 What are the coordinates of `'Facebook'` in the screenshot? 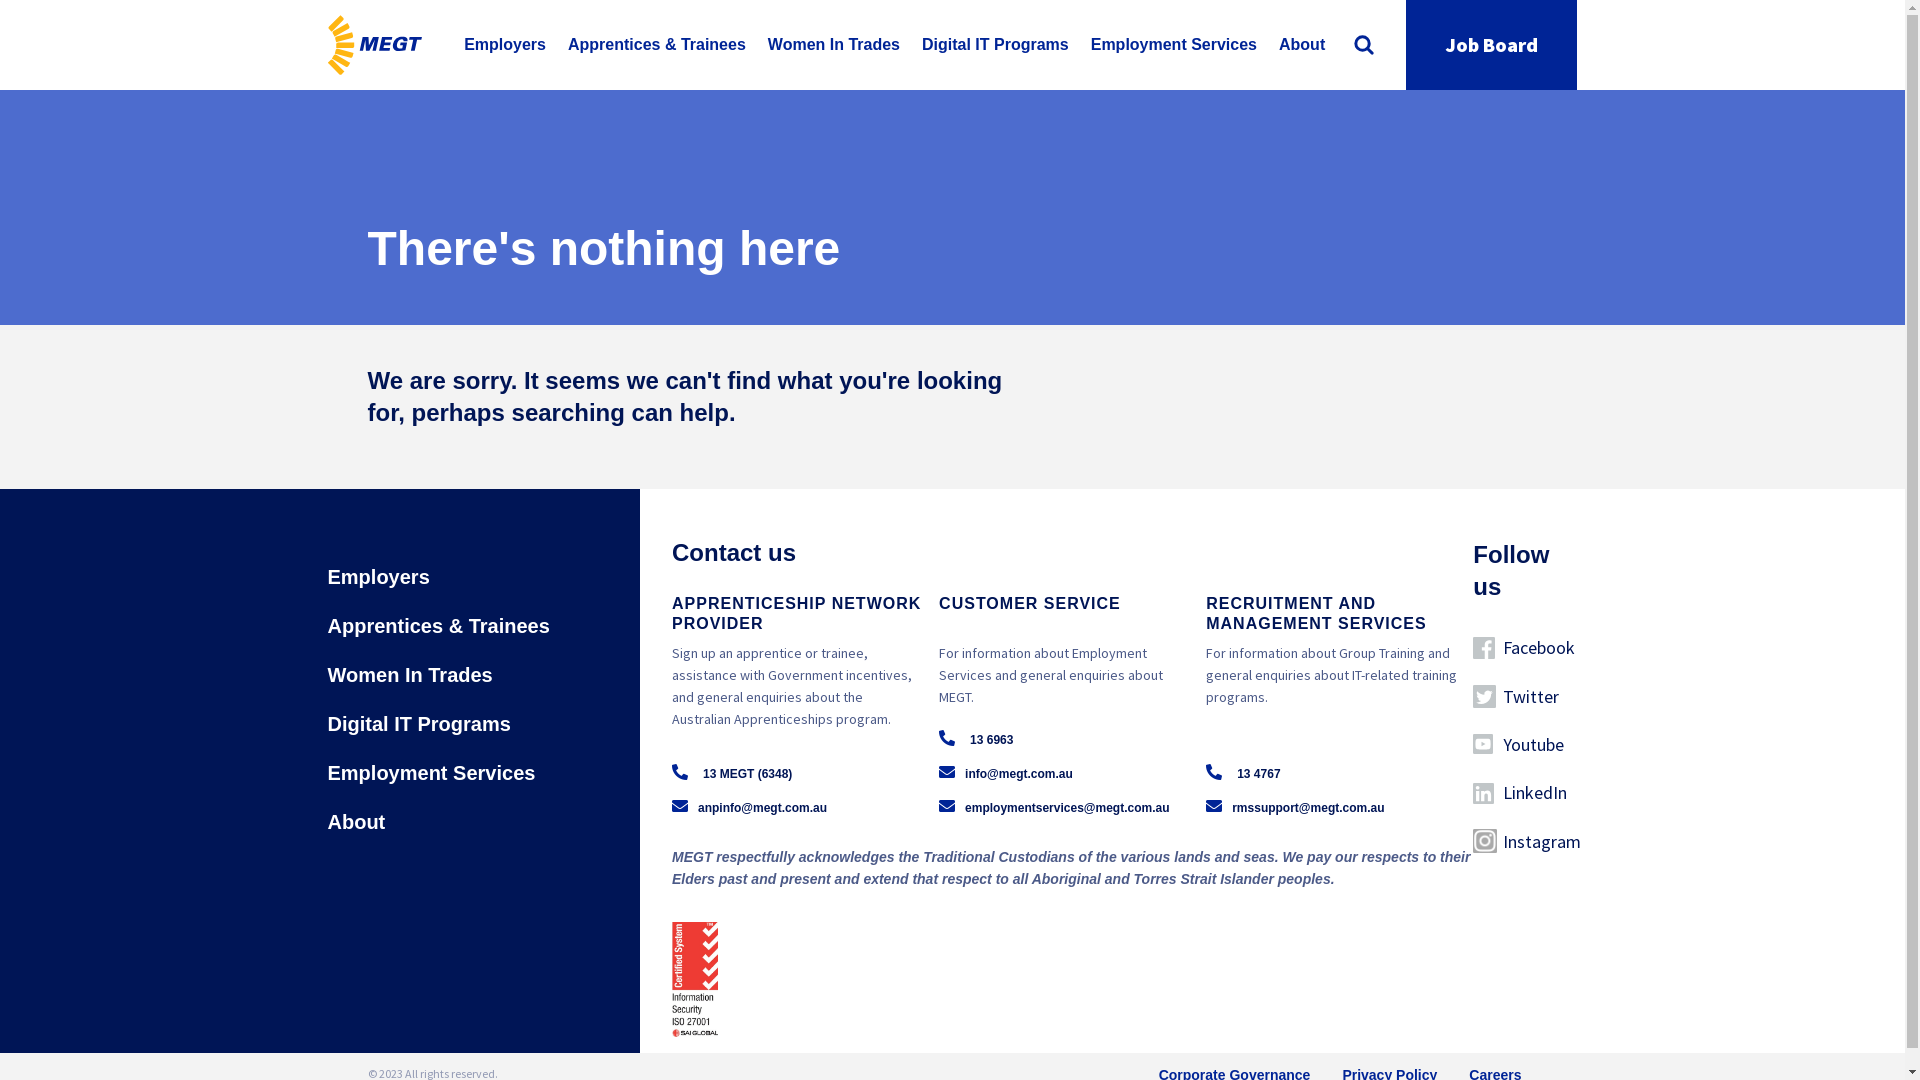 It's located at (1524, 648).